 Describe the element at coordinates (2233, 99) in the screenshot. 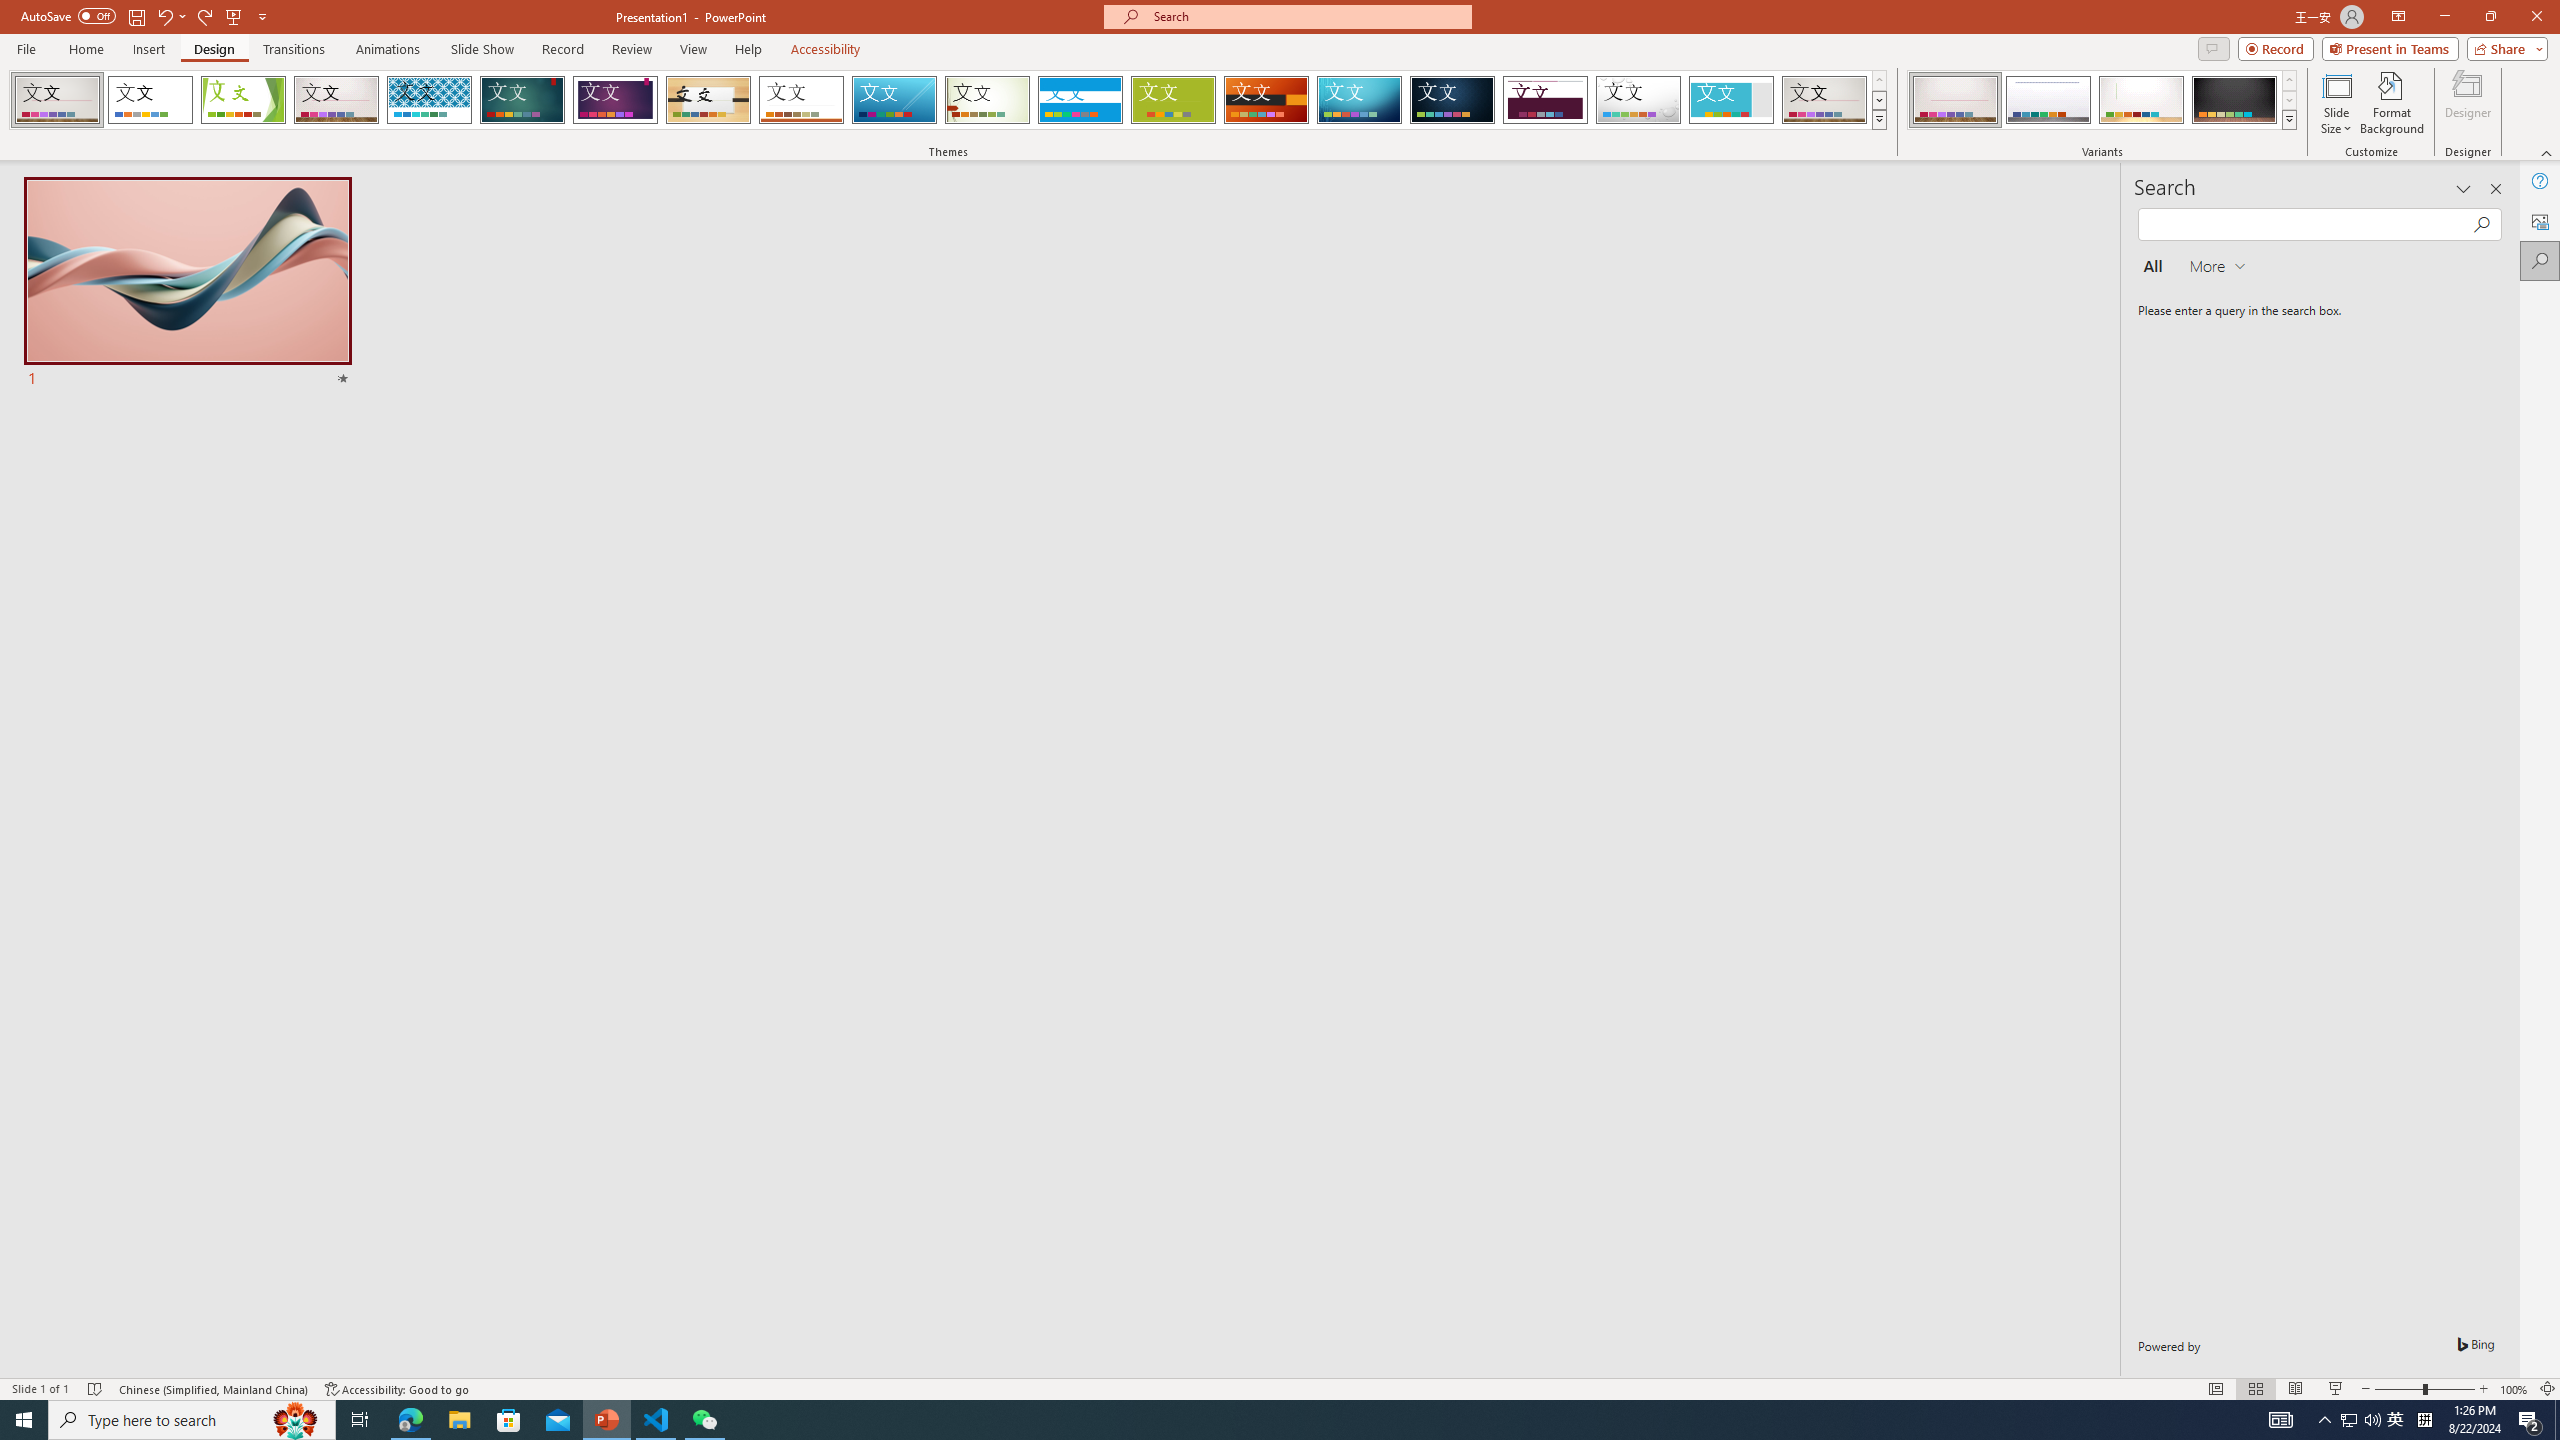

I see `'Gallery Variant 4'` at that location.